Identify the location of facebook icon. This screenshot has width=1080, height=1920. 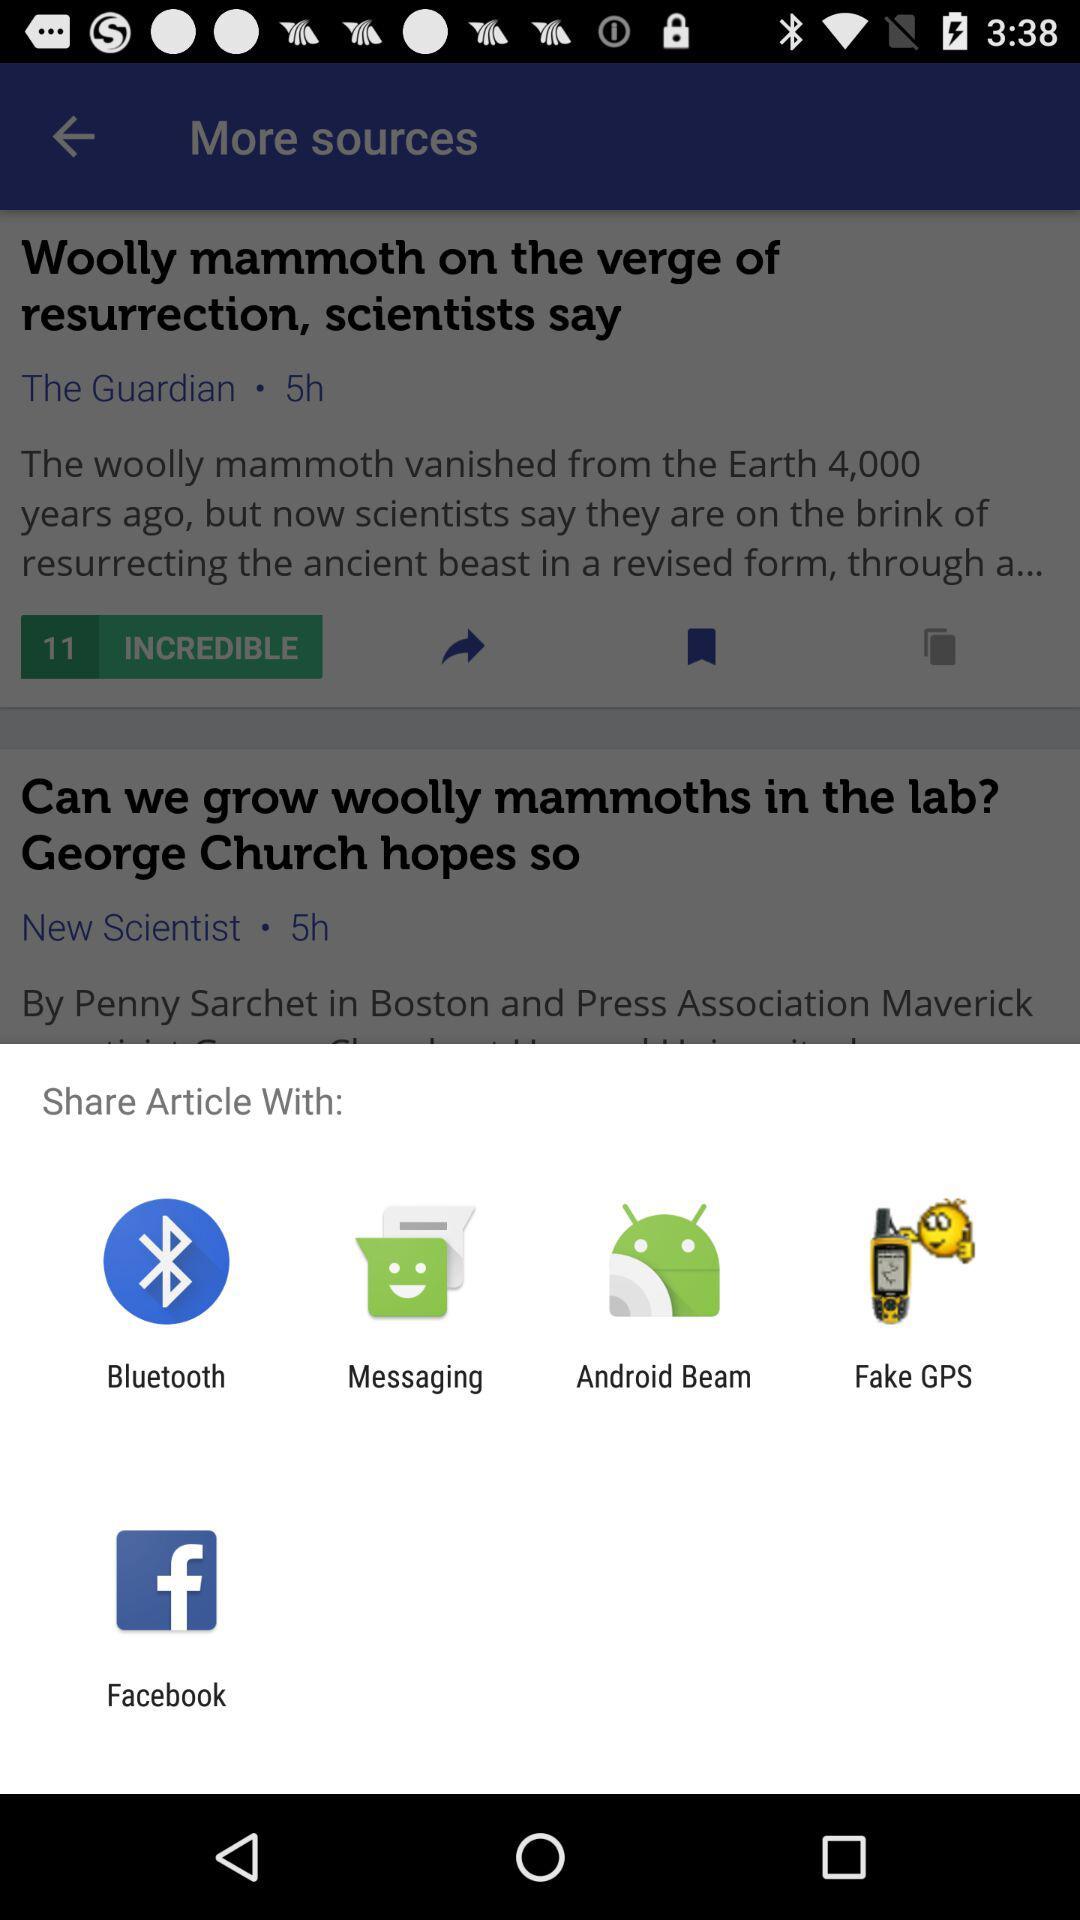
(165, 1711).